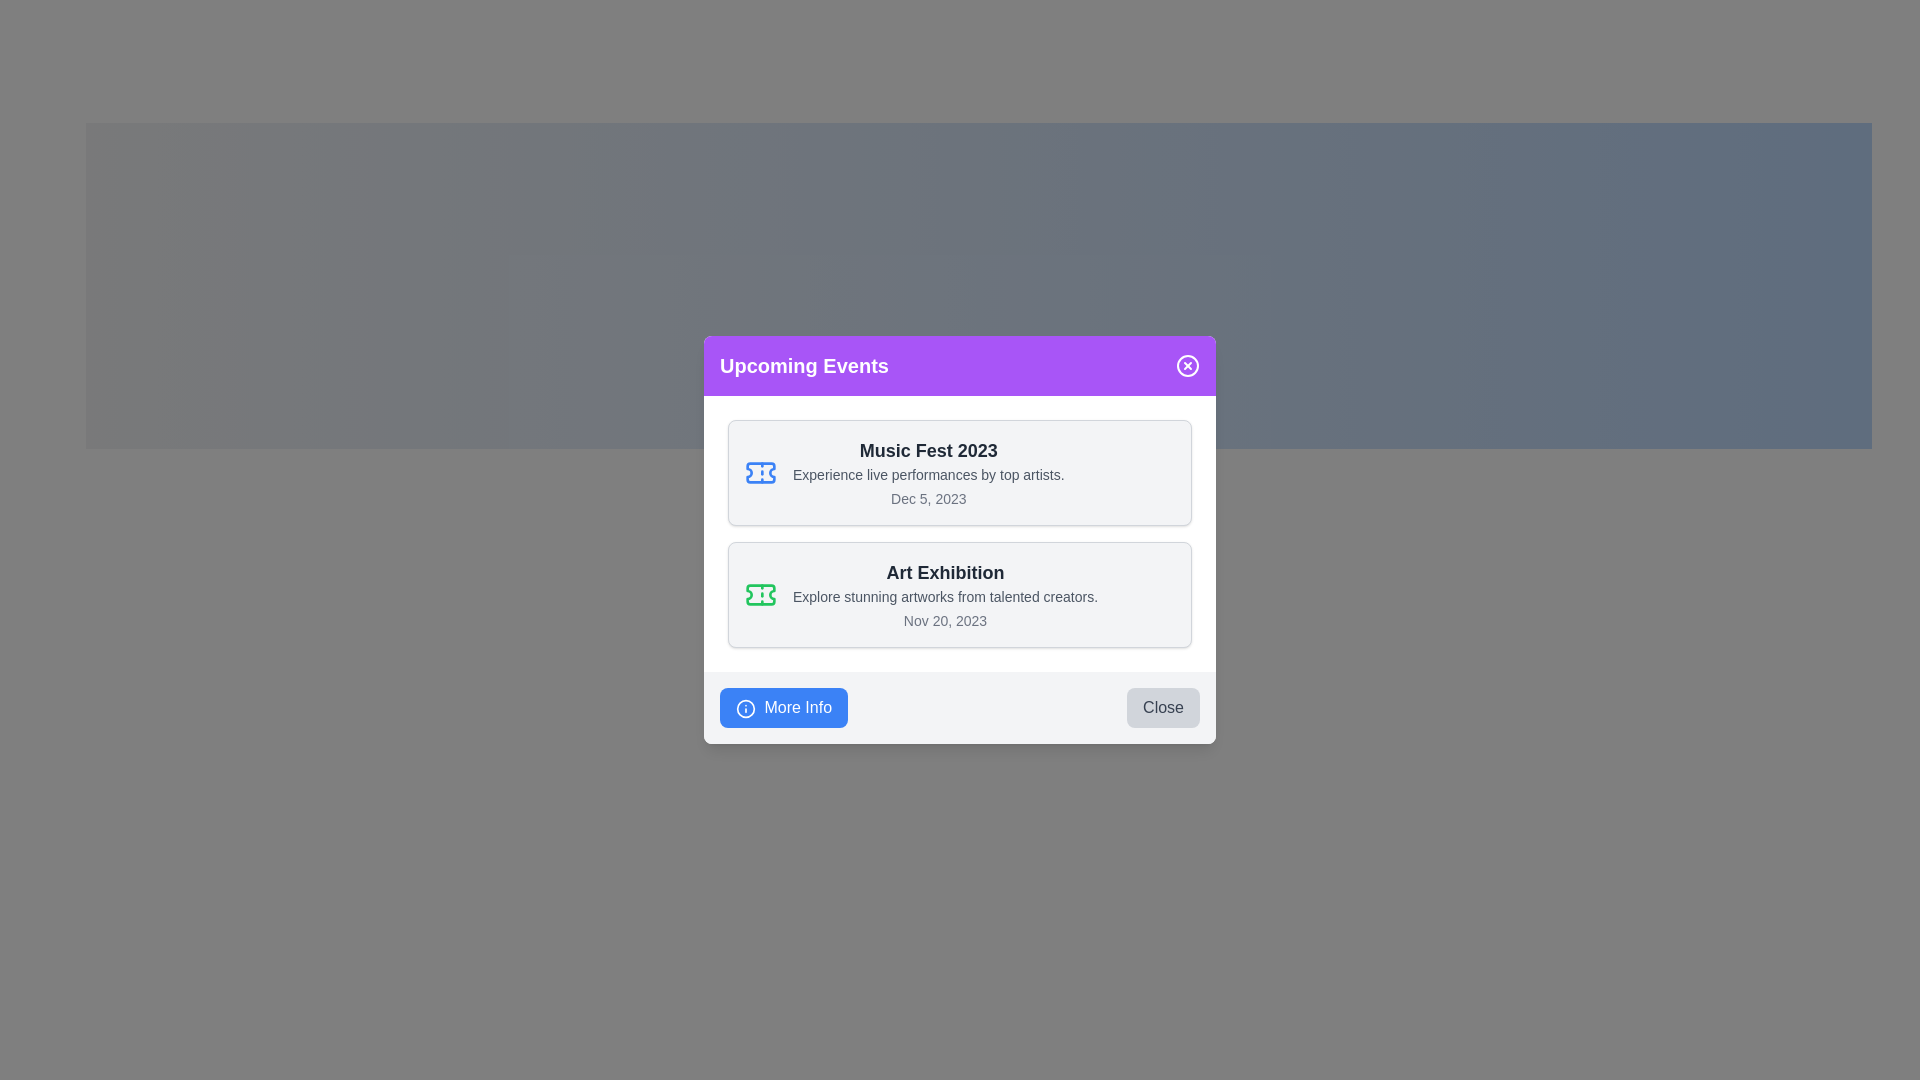 The height and width of the screenshot is (1080, 1920). I want to click on to interact with the 'Art Exhibition' event information card, which is the second item in the 'Upcoming Events' section of the modal, so click(960, 593).